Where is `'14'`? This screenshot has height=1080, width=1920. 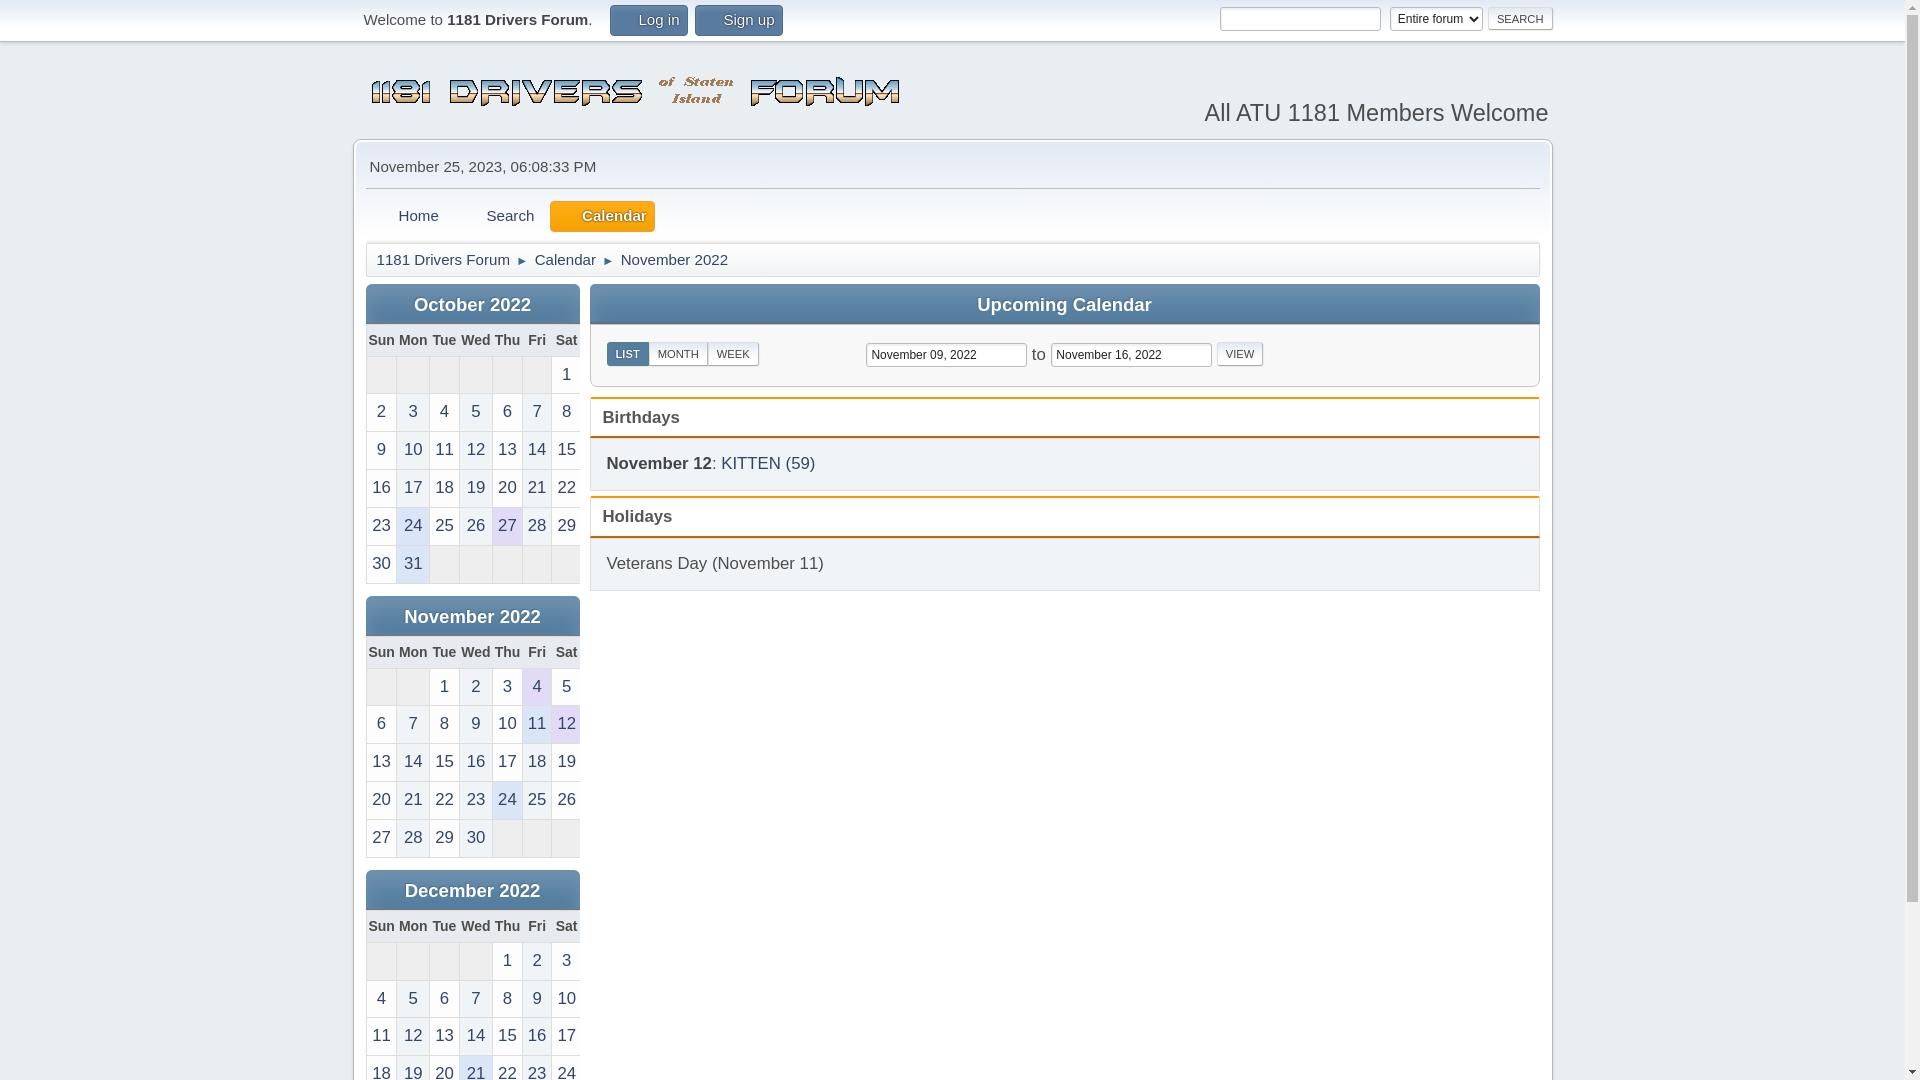 '14' is located at coordinates (459, 1035).